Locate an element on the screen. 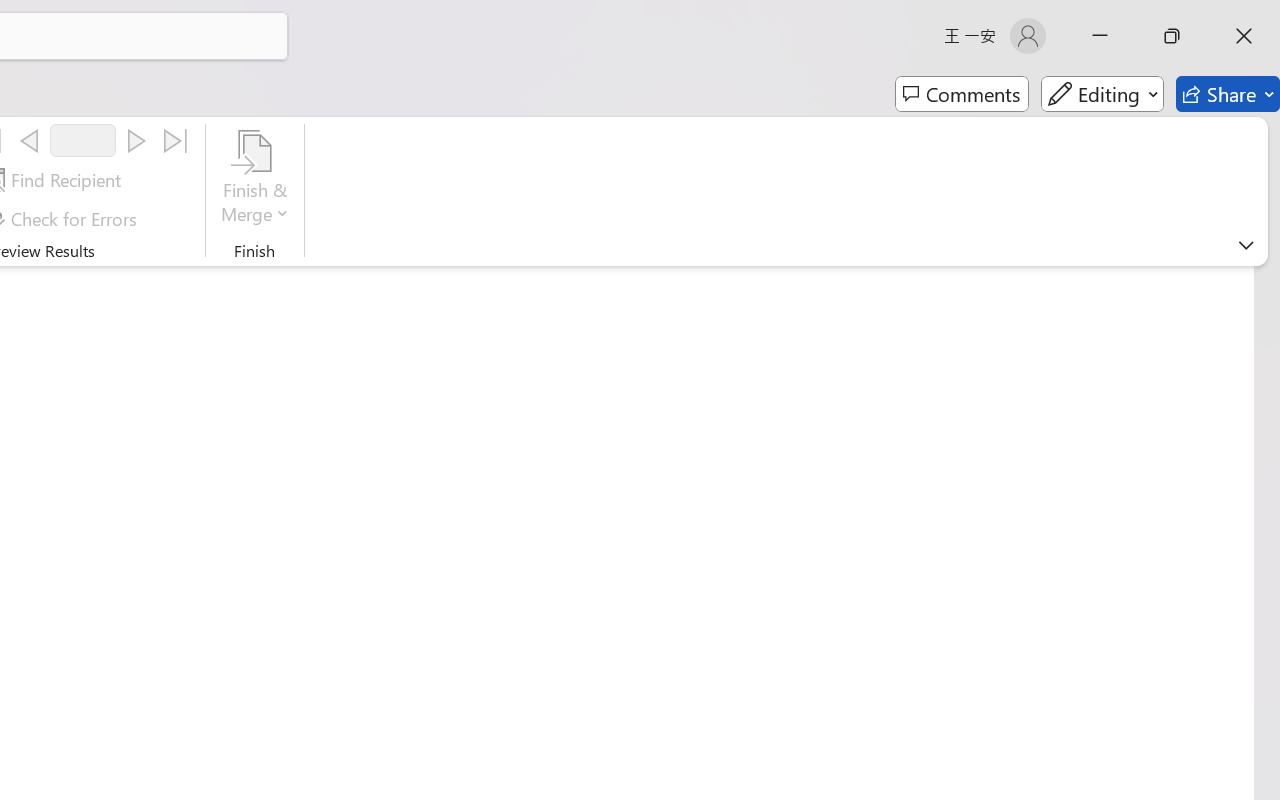 The width and height of the screenshot is (1280, 800). 'Last' is located at coordinates (176, 141).